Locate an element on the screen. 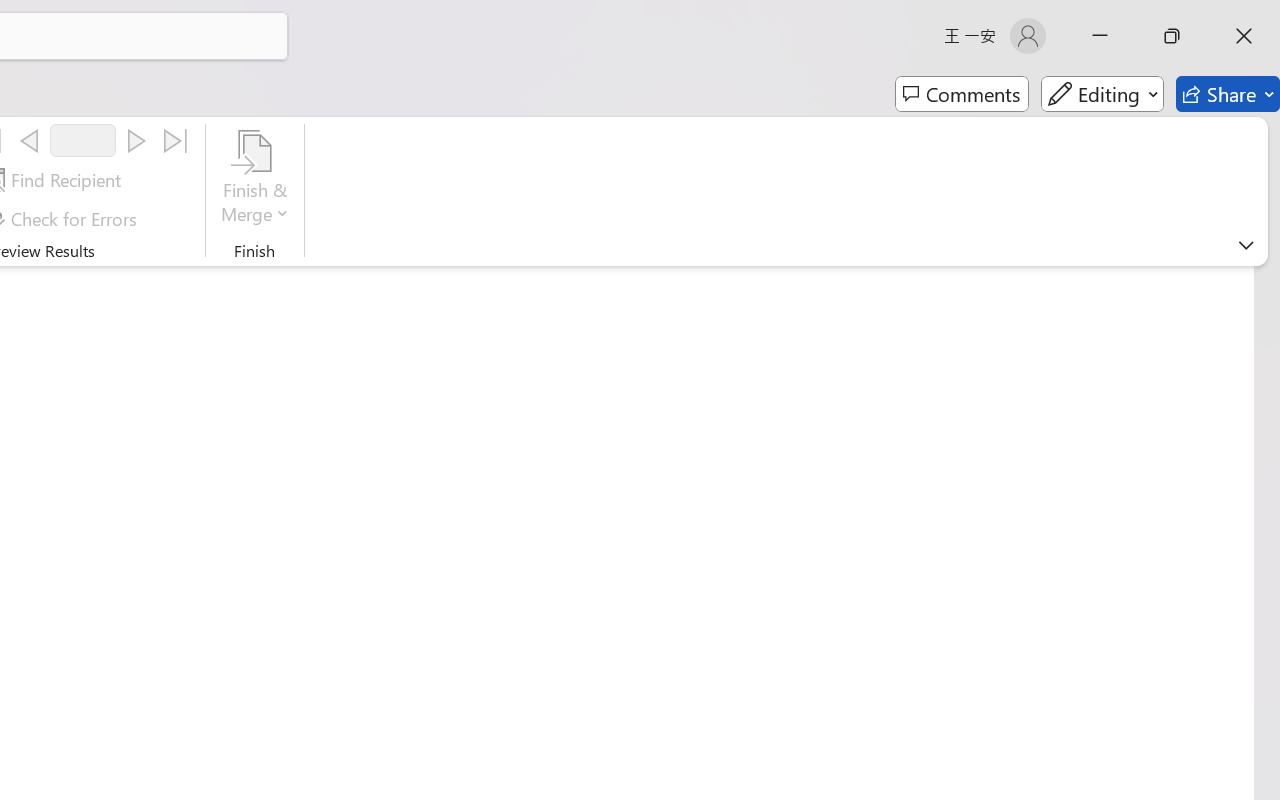 The width and height of the screenshot is (1280, 800). 'Last' is located at coordinates (176, 141).